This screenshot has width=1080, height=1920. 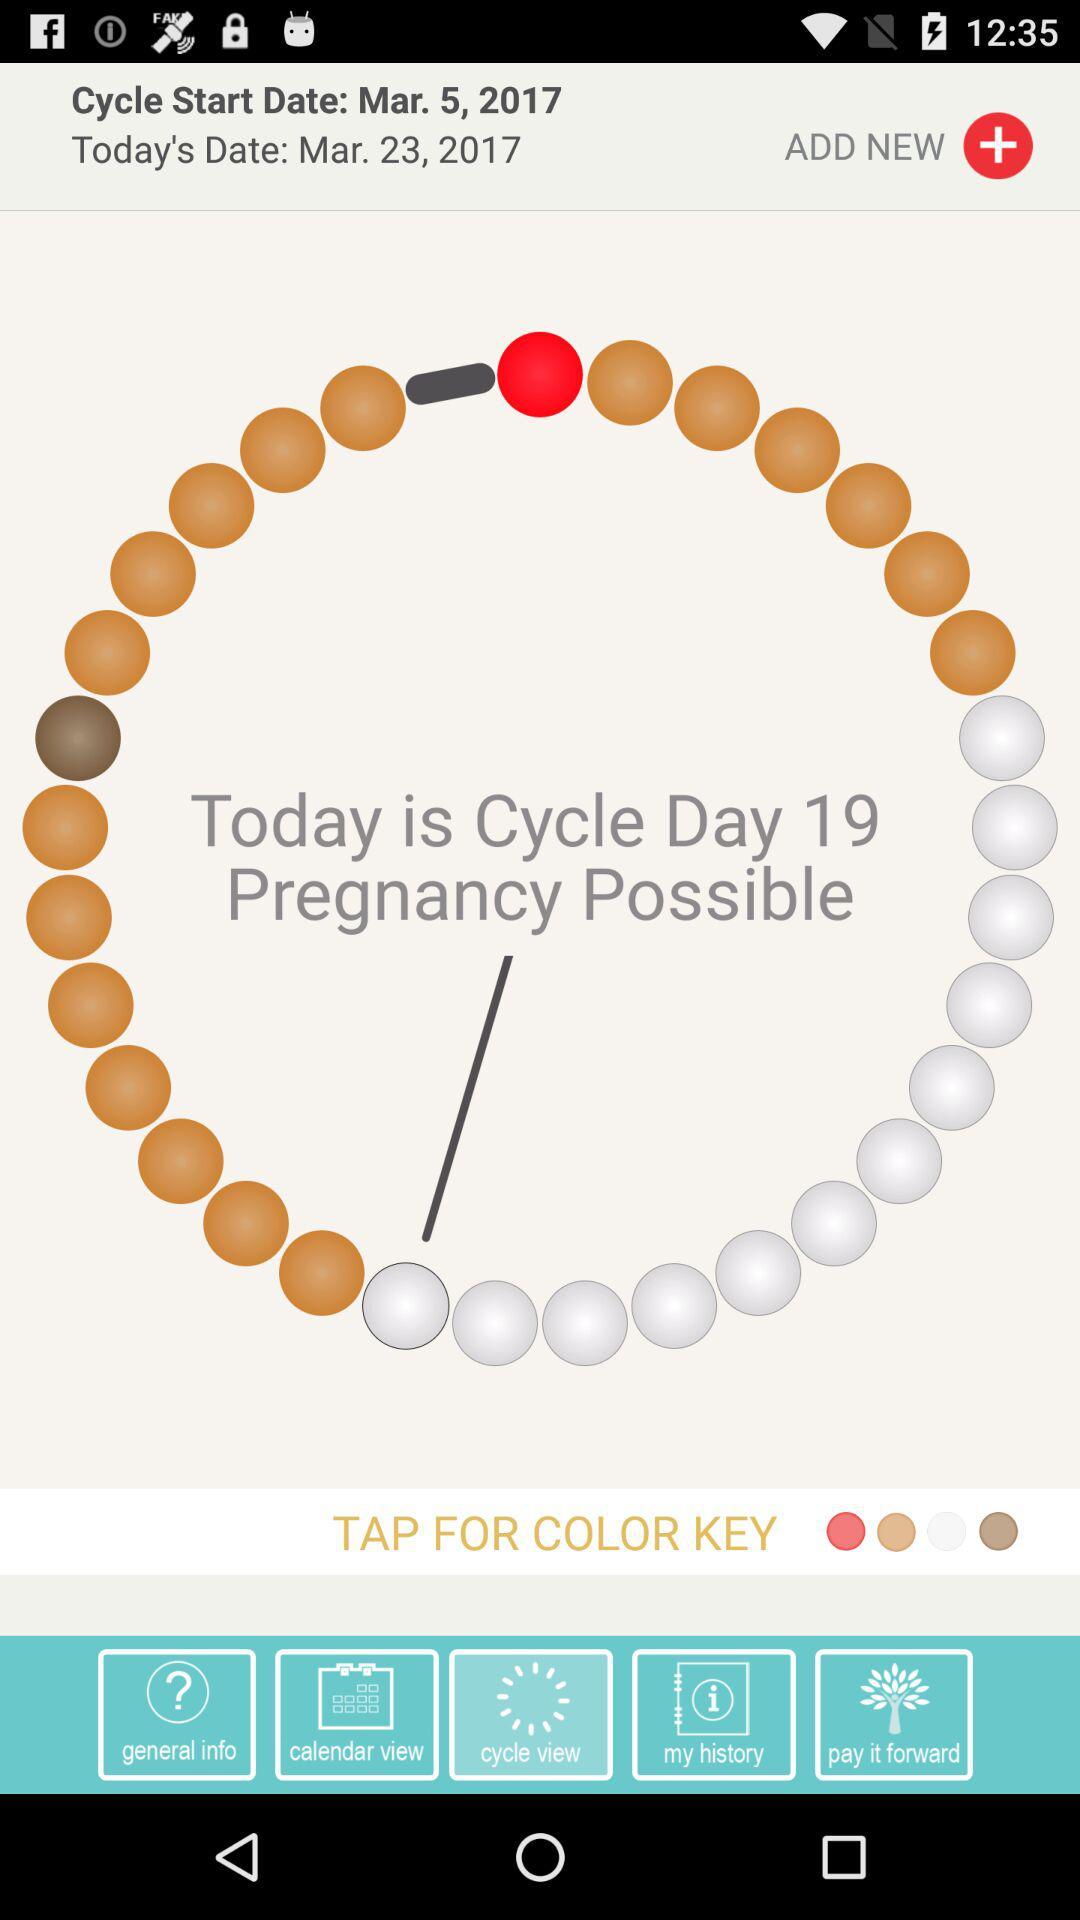 What do you see at coordinates (908, 139) in the screenshot?
I see `the item to the right of cycle start date item` at bounding box center [908, 139].